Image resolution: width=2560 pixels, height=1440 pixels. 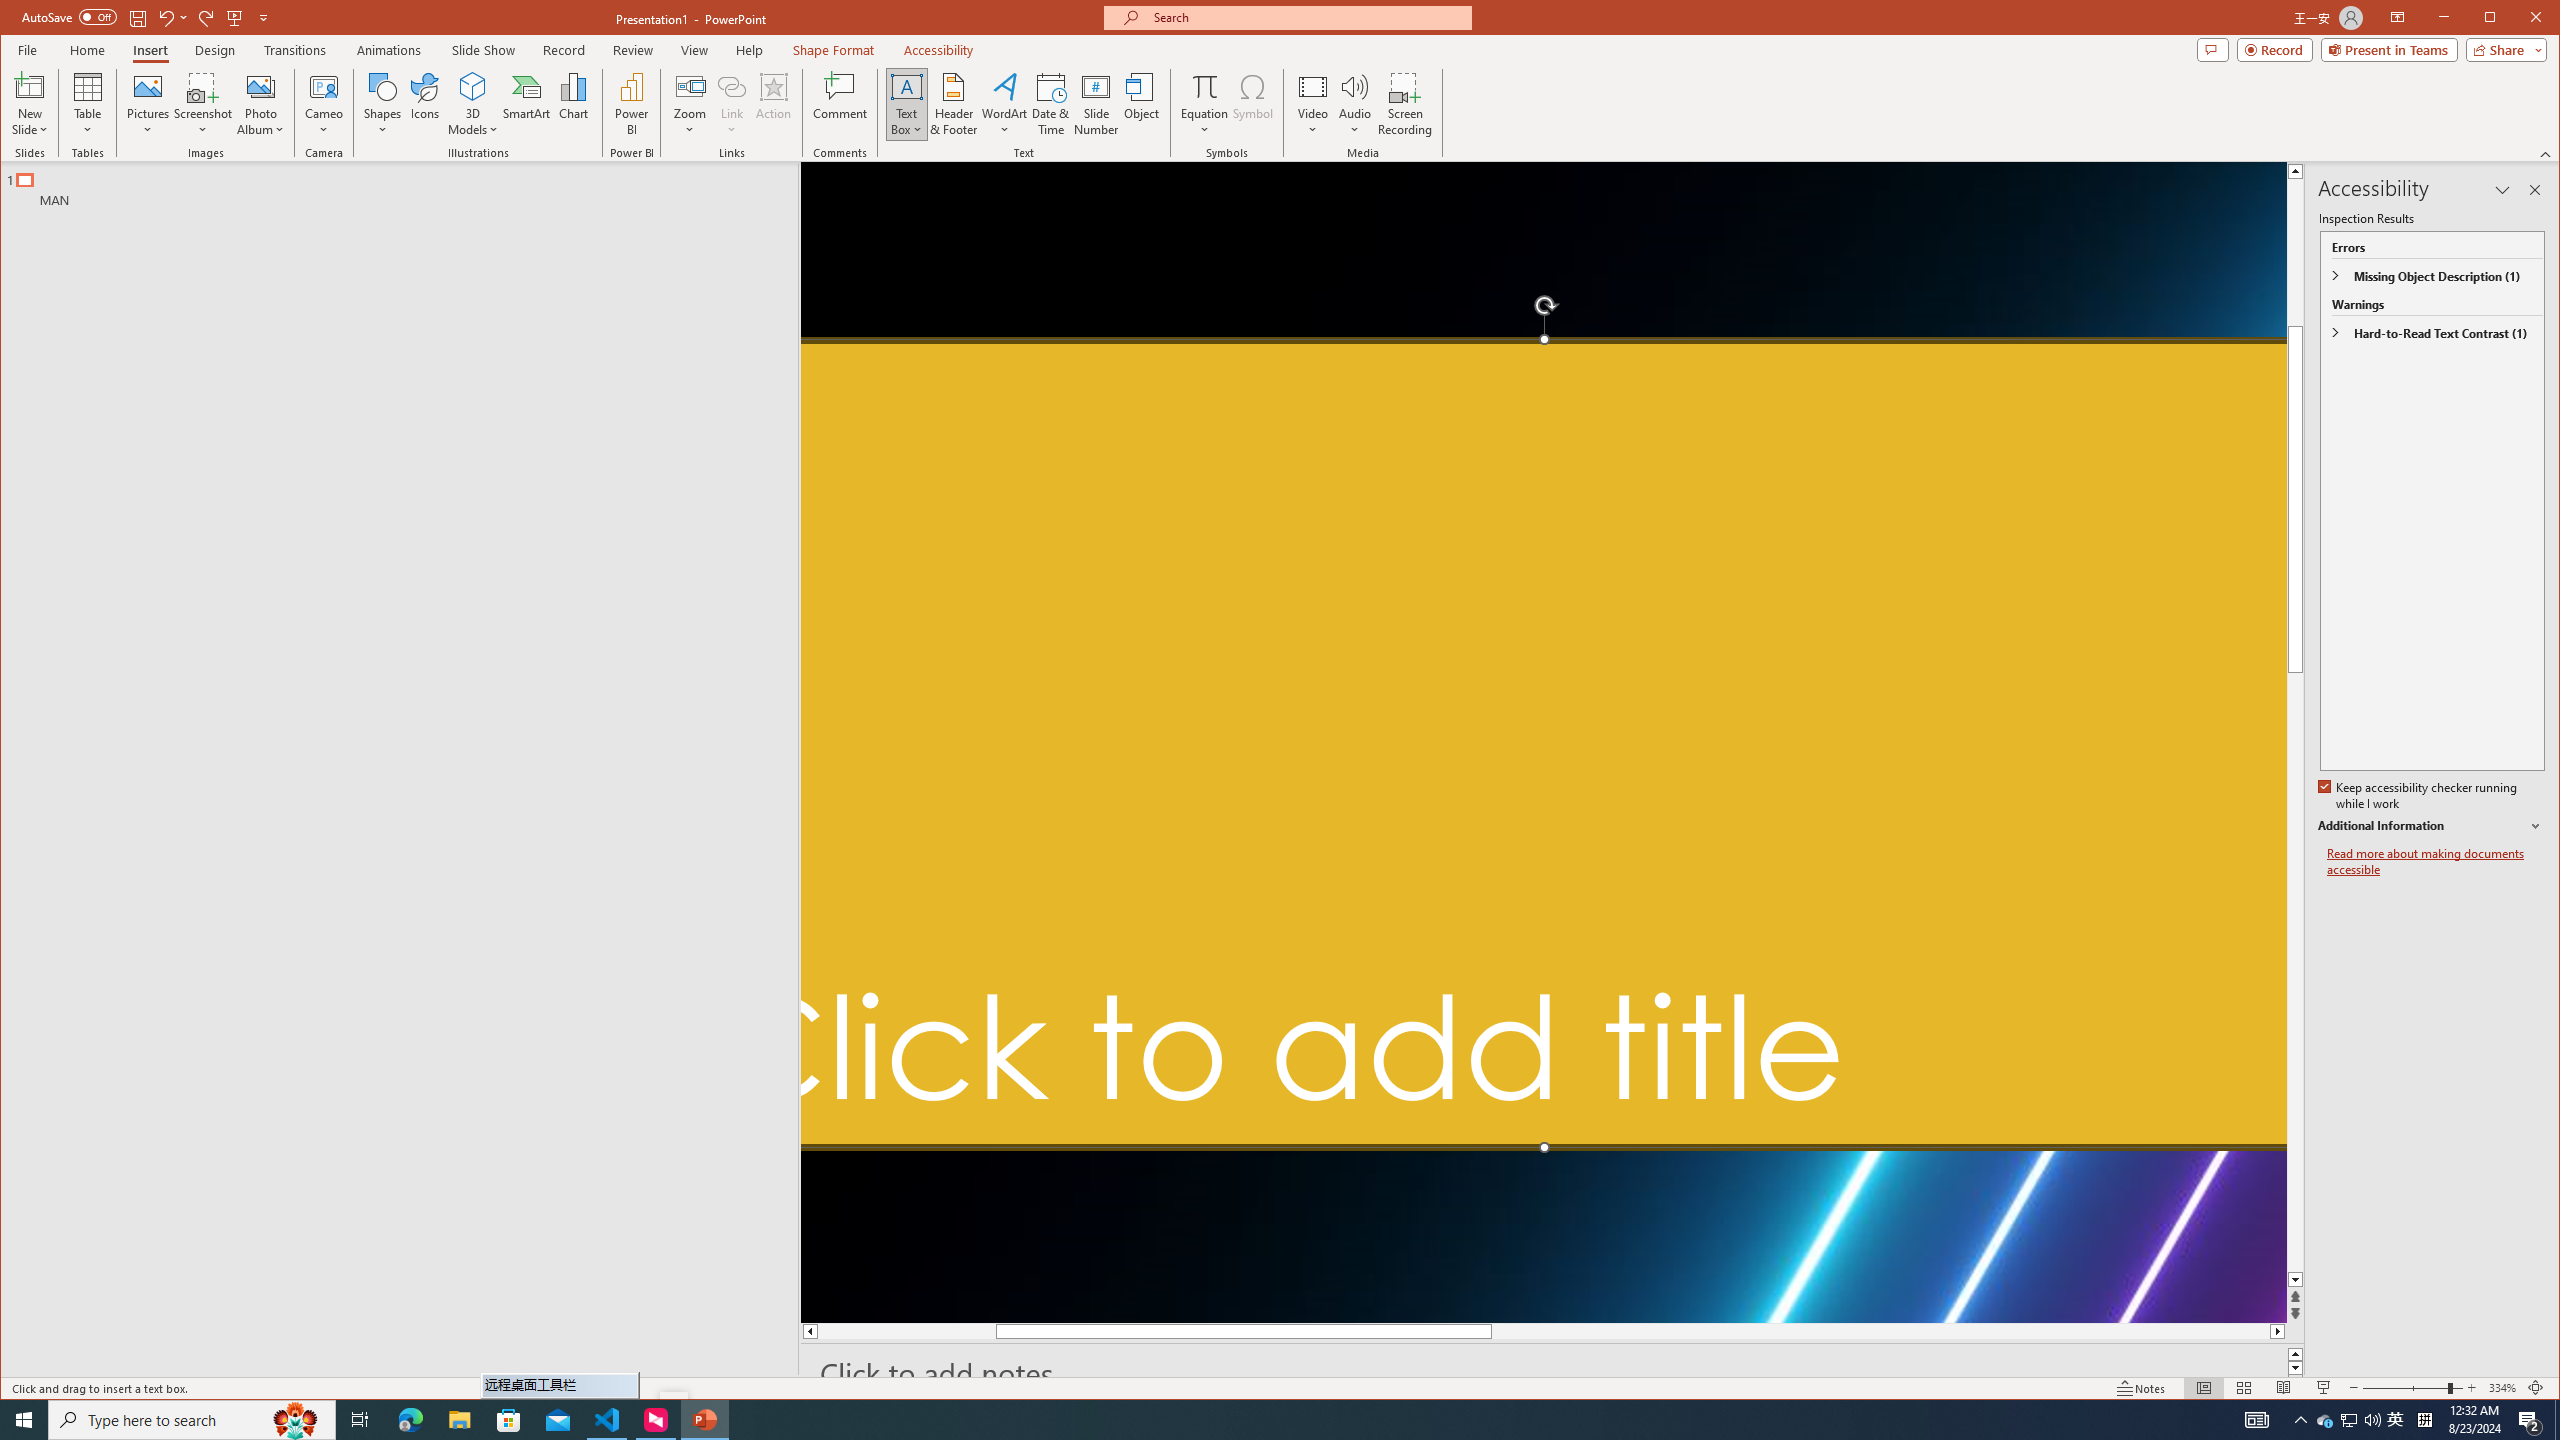 What do you see at coordinates (953, 103) in the screenshot?
I see `'Header & Footer...'` at bounding box center [953, 103].